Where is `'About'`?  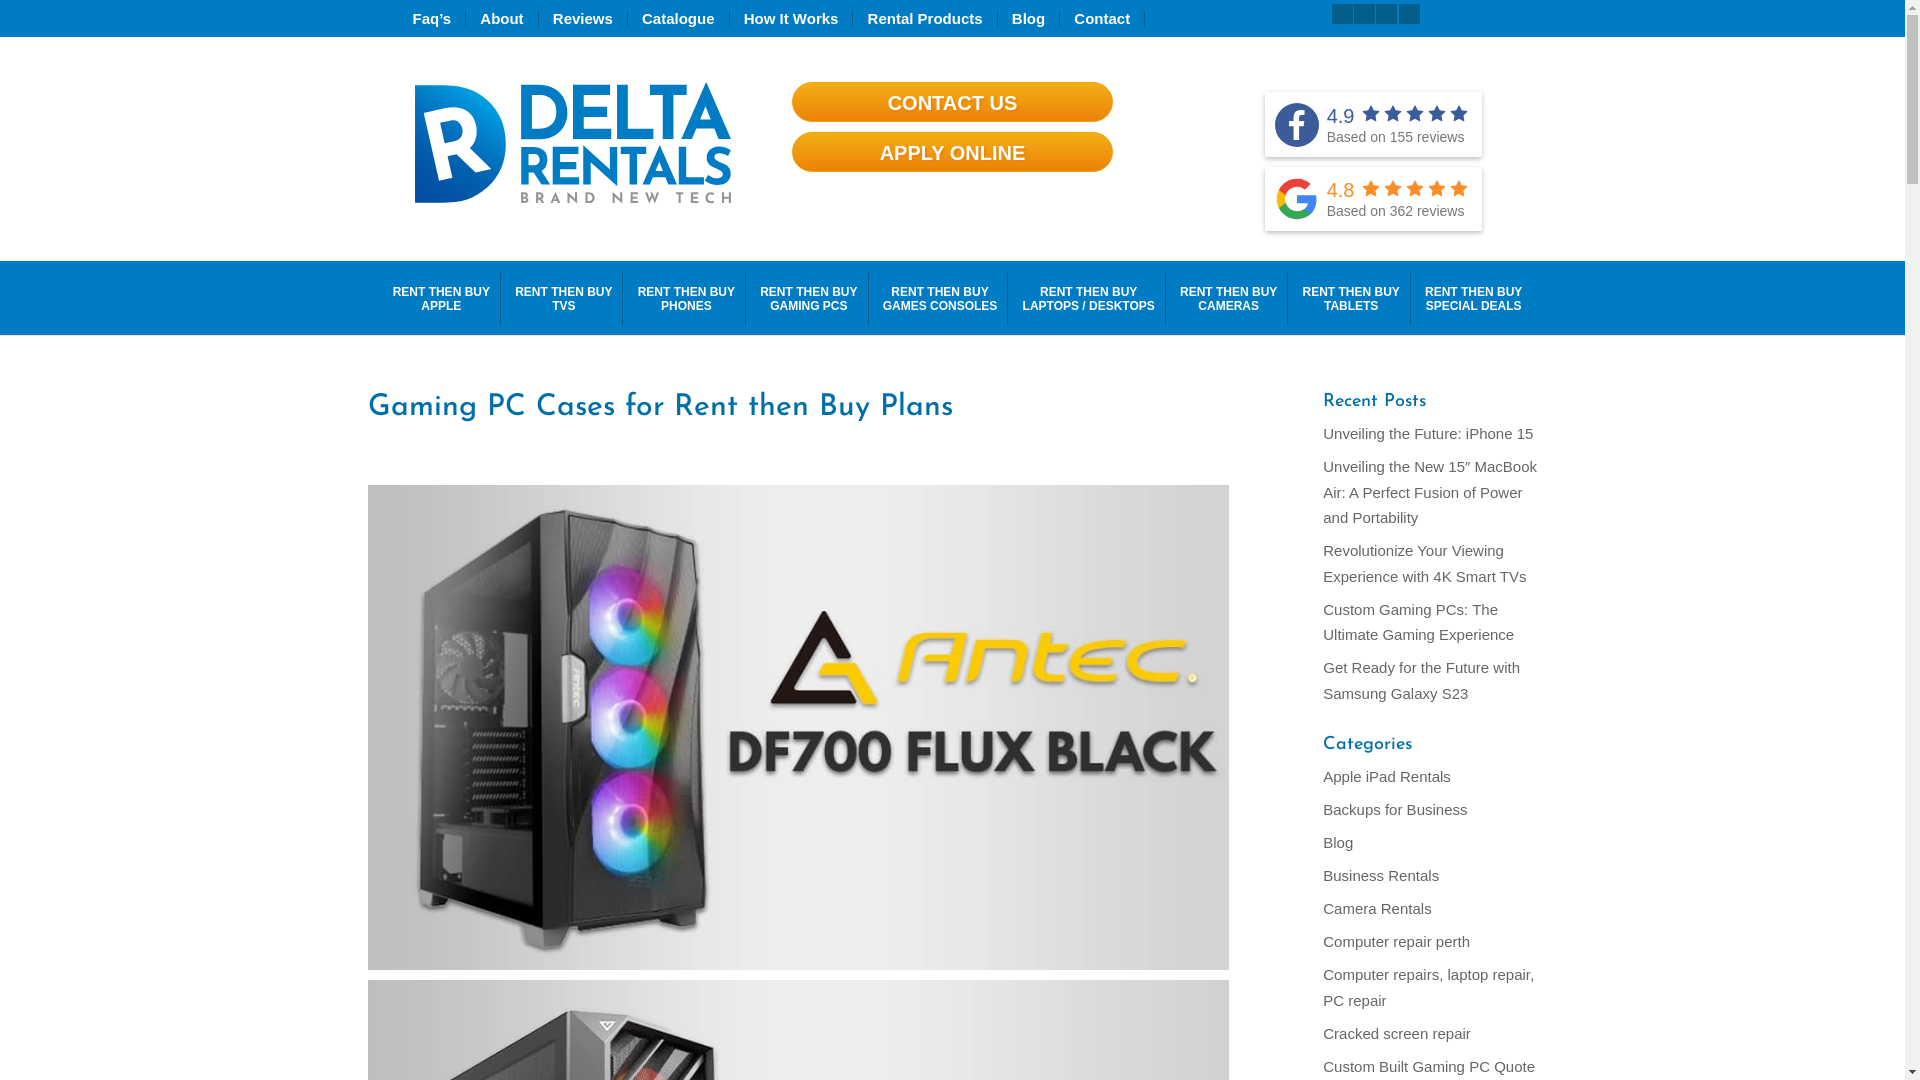
'About' is located at coordinates (508, 19).